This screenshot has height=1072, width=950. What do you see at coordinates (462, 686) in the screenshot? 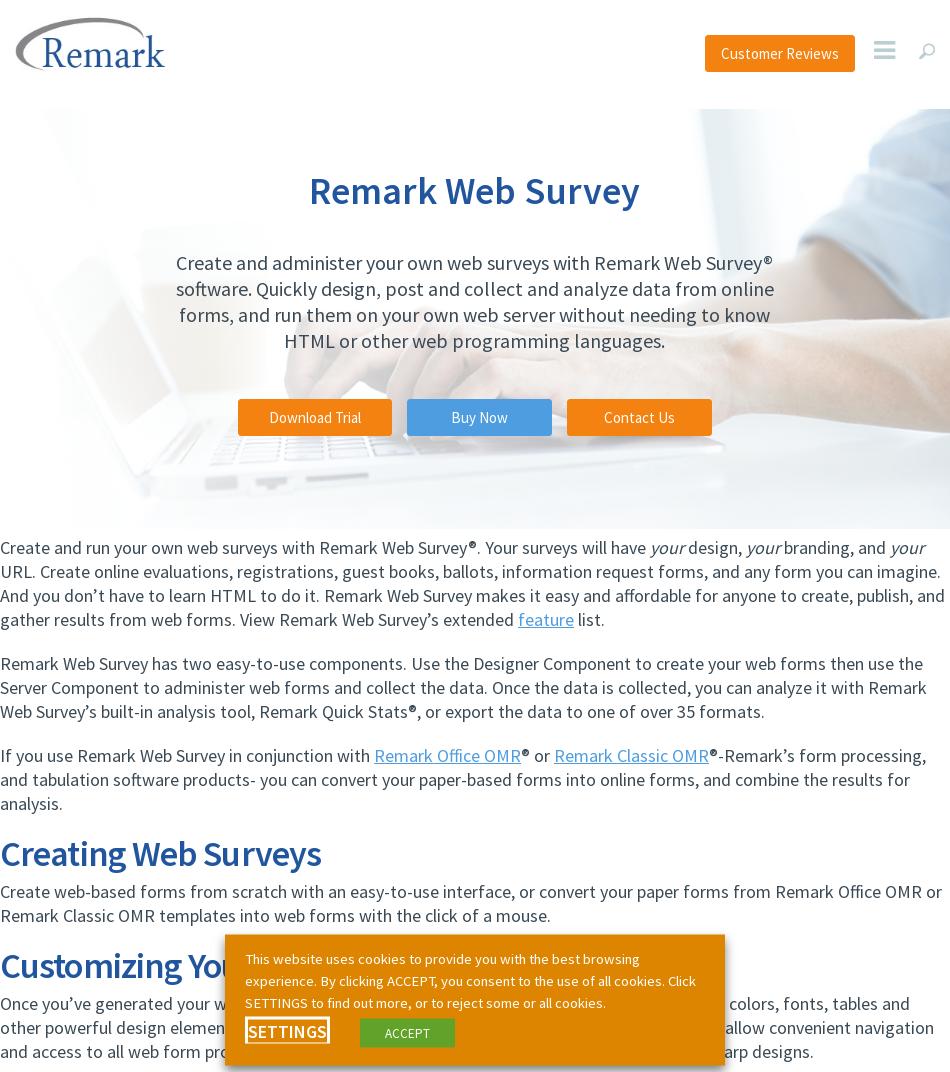
I see `'Remark Web Survey has two easy-to-use components. Use the Designer Component to create your web forms then use the Server Component to administer web forms and collect the data. Once the data is collected, you can analyze it with Remark Web Survey’s built-in analysis tool, Remark Quick Stats®, or export the data to one of over 35 formats.'` at bounding box center [462, 686].